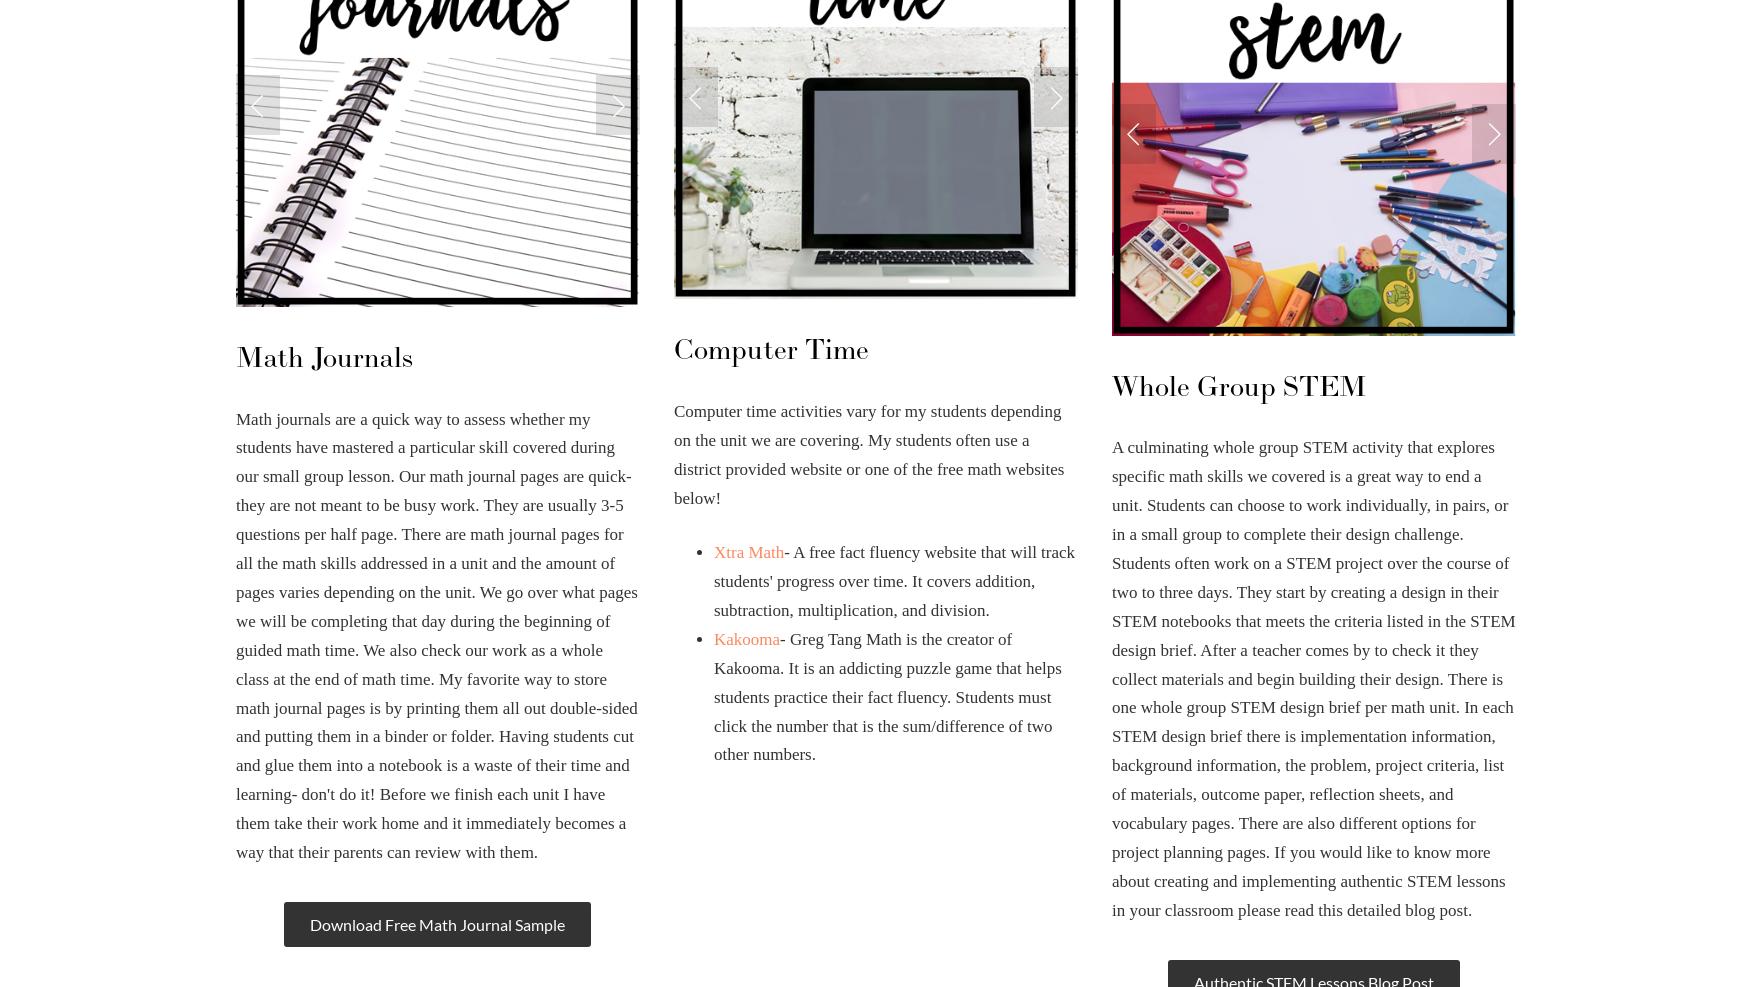 This screenshot has height=987, width=1752. I want to click on 'Math journals are a quick way to assess whether my students have mastered a particular skill covered during our small group lesson. Our math journal pages are quick- they are not meant to be busy work. They are usually 3-5 questions per half page. There are math journal pages for all the math skills addressed in a unit and the amount of pages varies depending on the unit. We go over what pages we will be completing that day during the beginning of guided math time. We also check our work as a whole class at the end of math time. My favorite way to store math journal pages is by printing them all out double-sided and putting them in a binder or folder. Having students cut and glue them into a notebook is a waste of their time and learning- don't do it! Before we finish each unit I have them take their work home and it immediately becomes a way that their parents can review with them.', so click(435, 634).